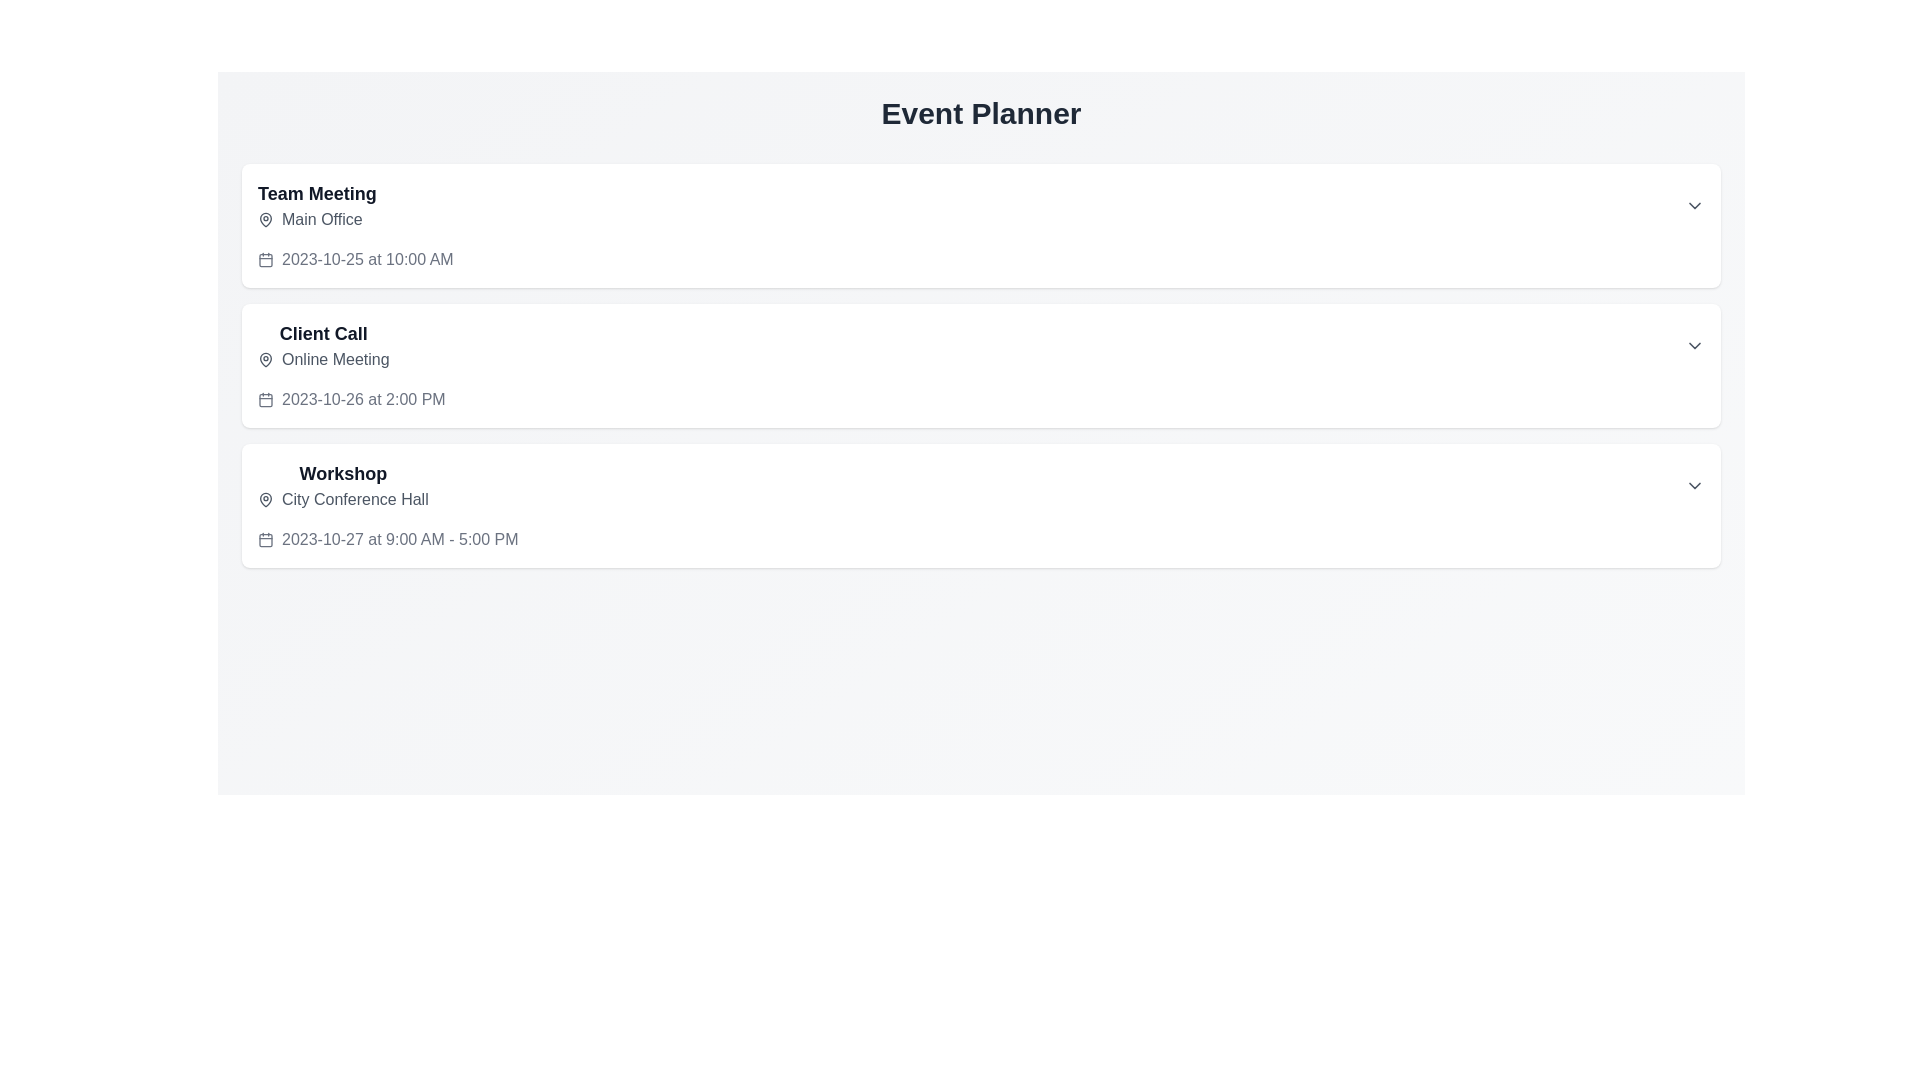  What do you see at coordinates (264, 400) in the screenshot?
I see `the date and time icon associated with the 'Client Call'` at bounding box center [264, 400].